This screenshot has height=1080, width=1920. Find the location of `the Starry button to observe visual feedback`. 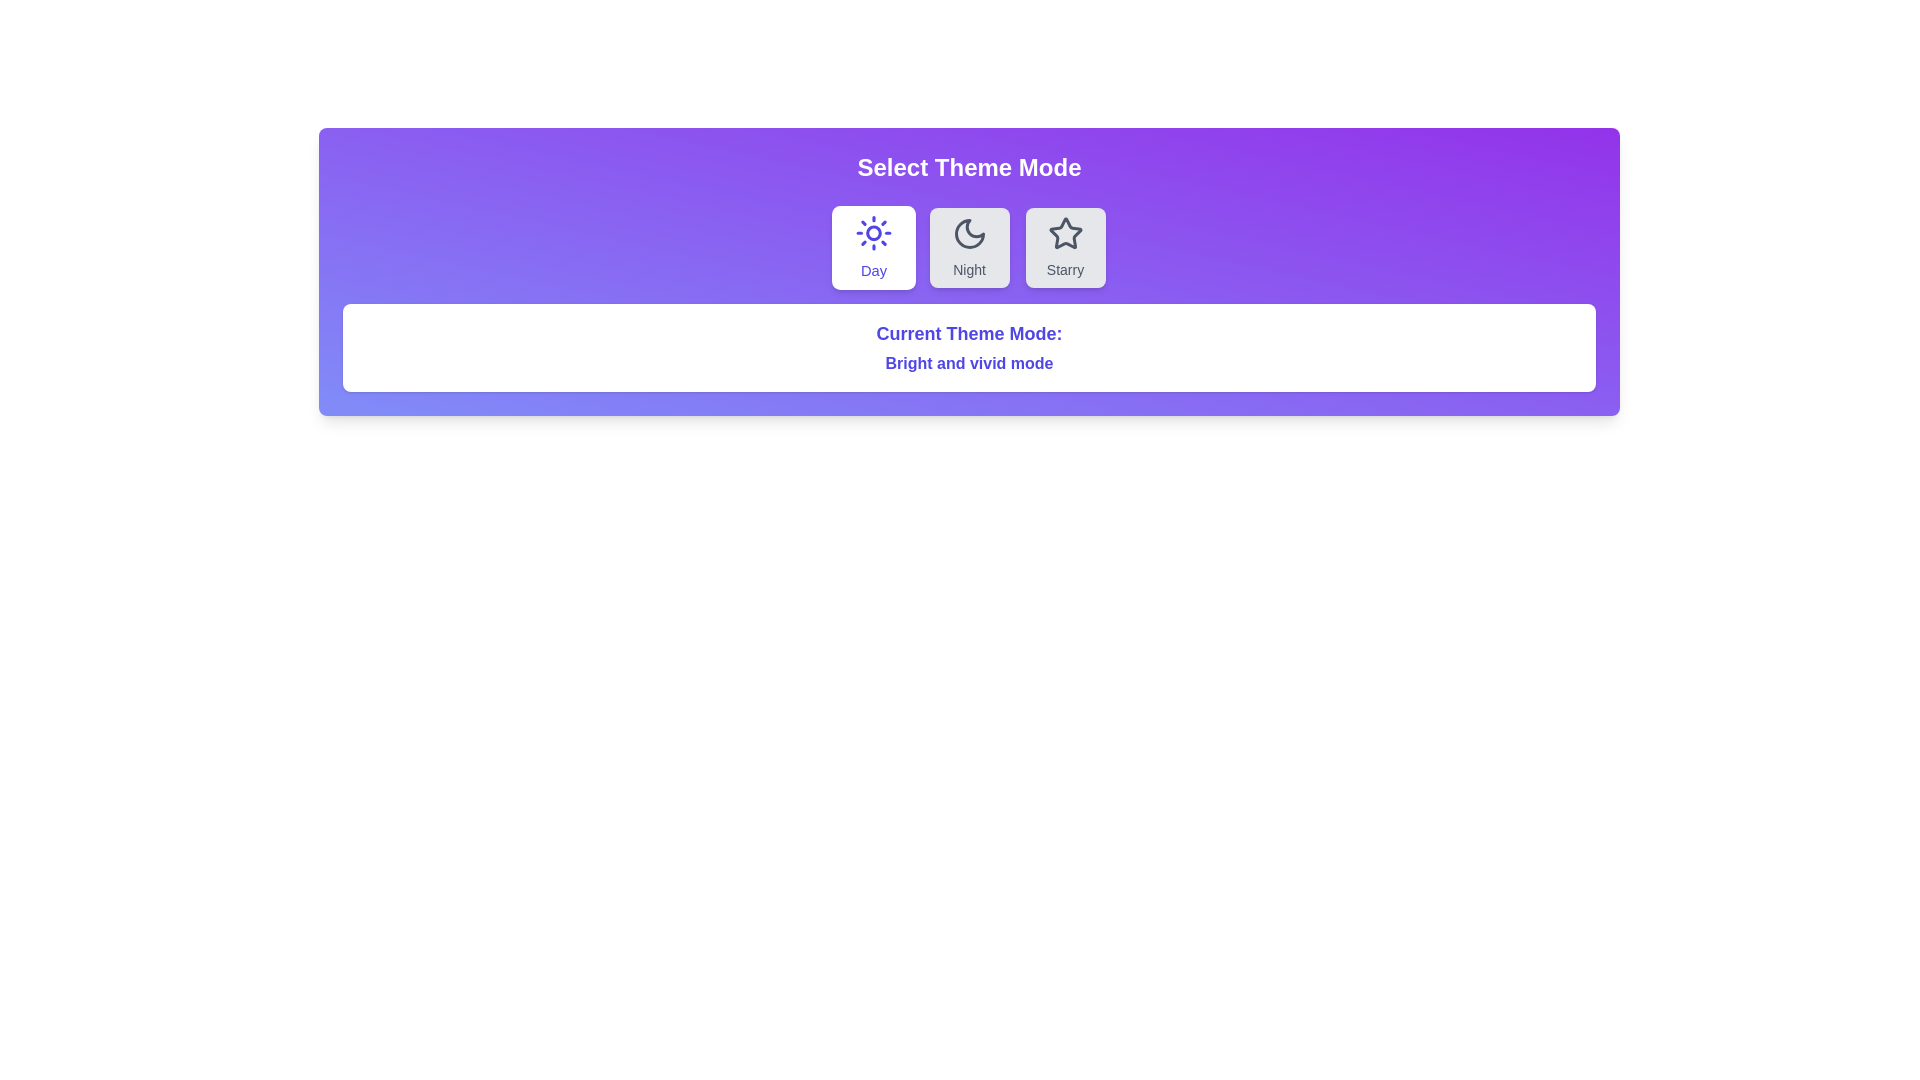

the Starry button to observe visual feedback is located at coordinates (1064, 246).